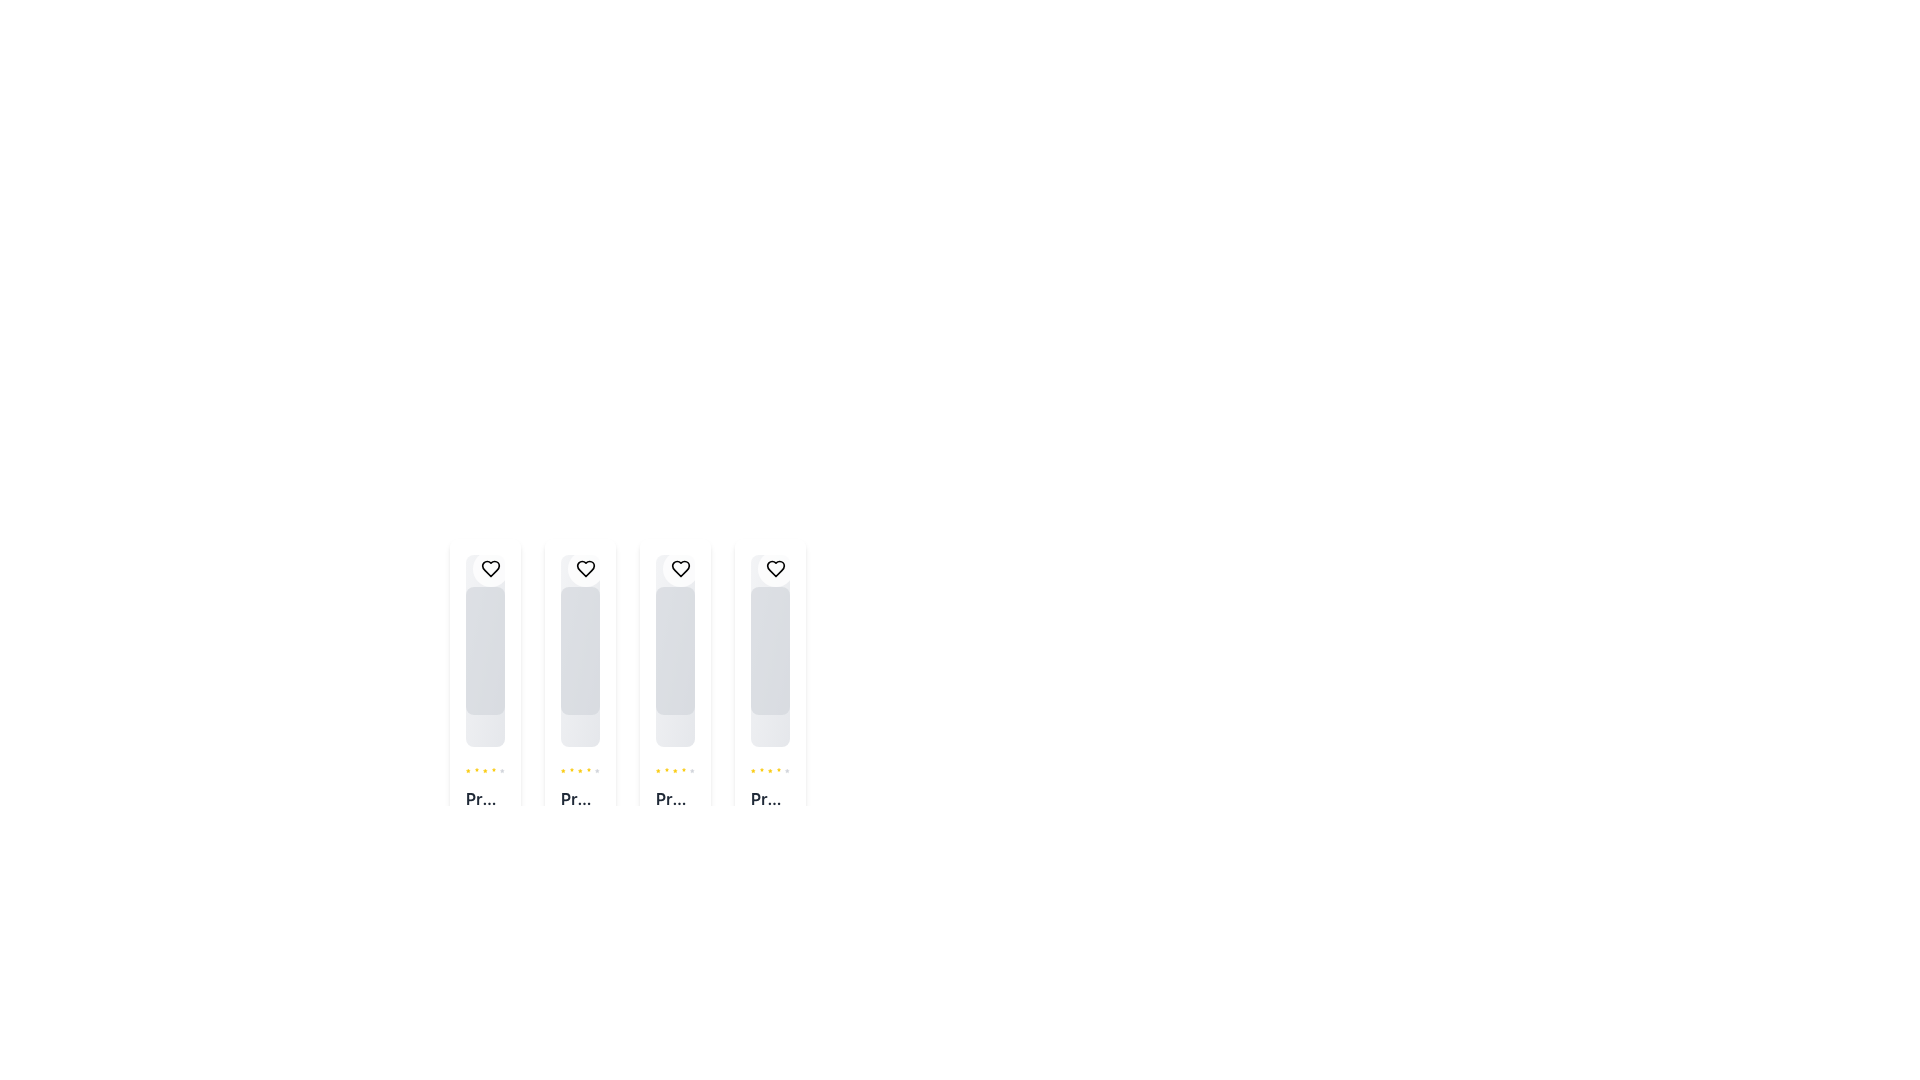  I want to click on the fourth star icon in a row of five yellow stars, so click(675, 770).